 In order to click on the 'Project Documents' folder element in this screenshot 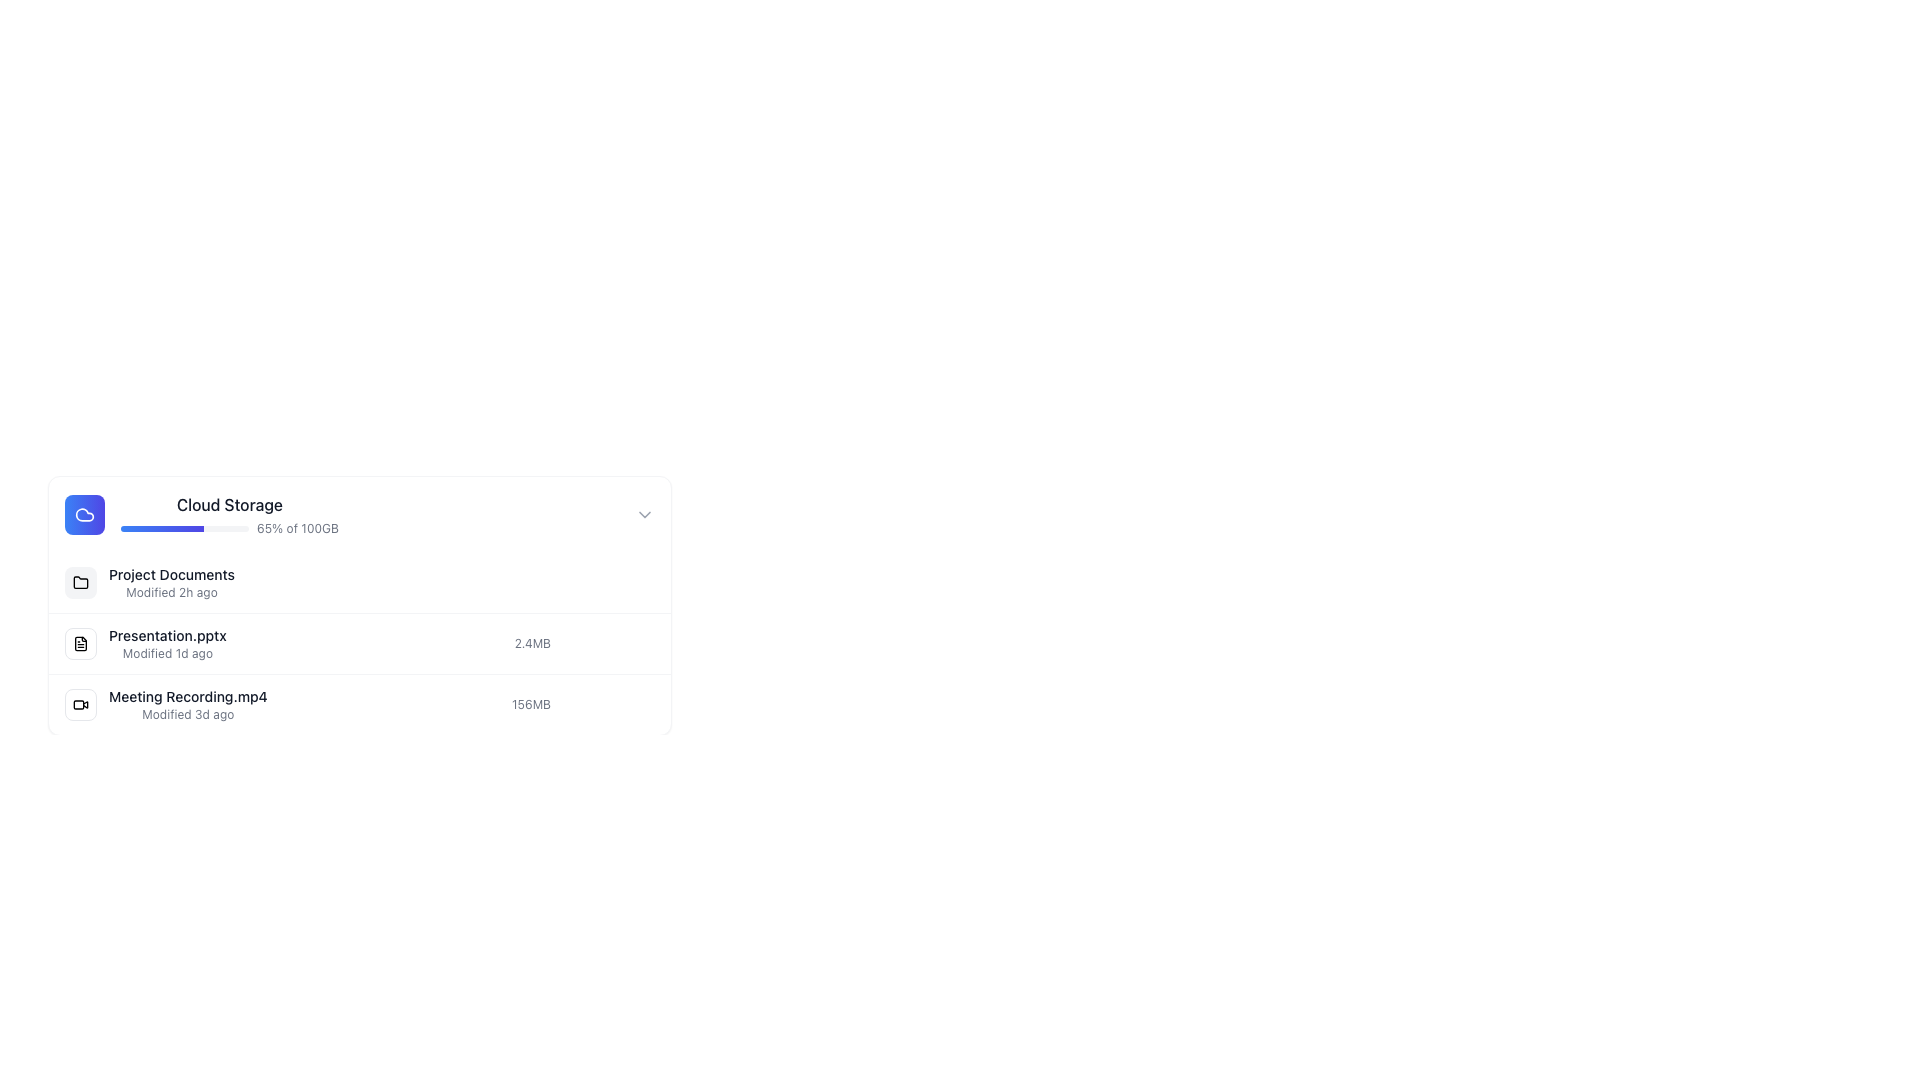, I will do `click(148, 582)`.